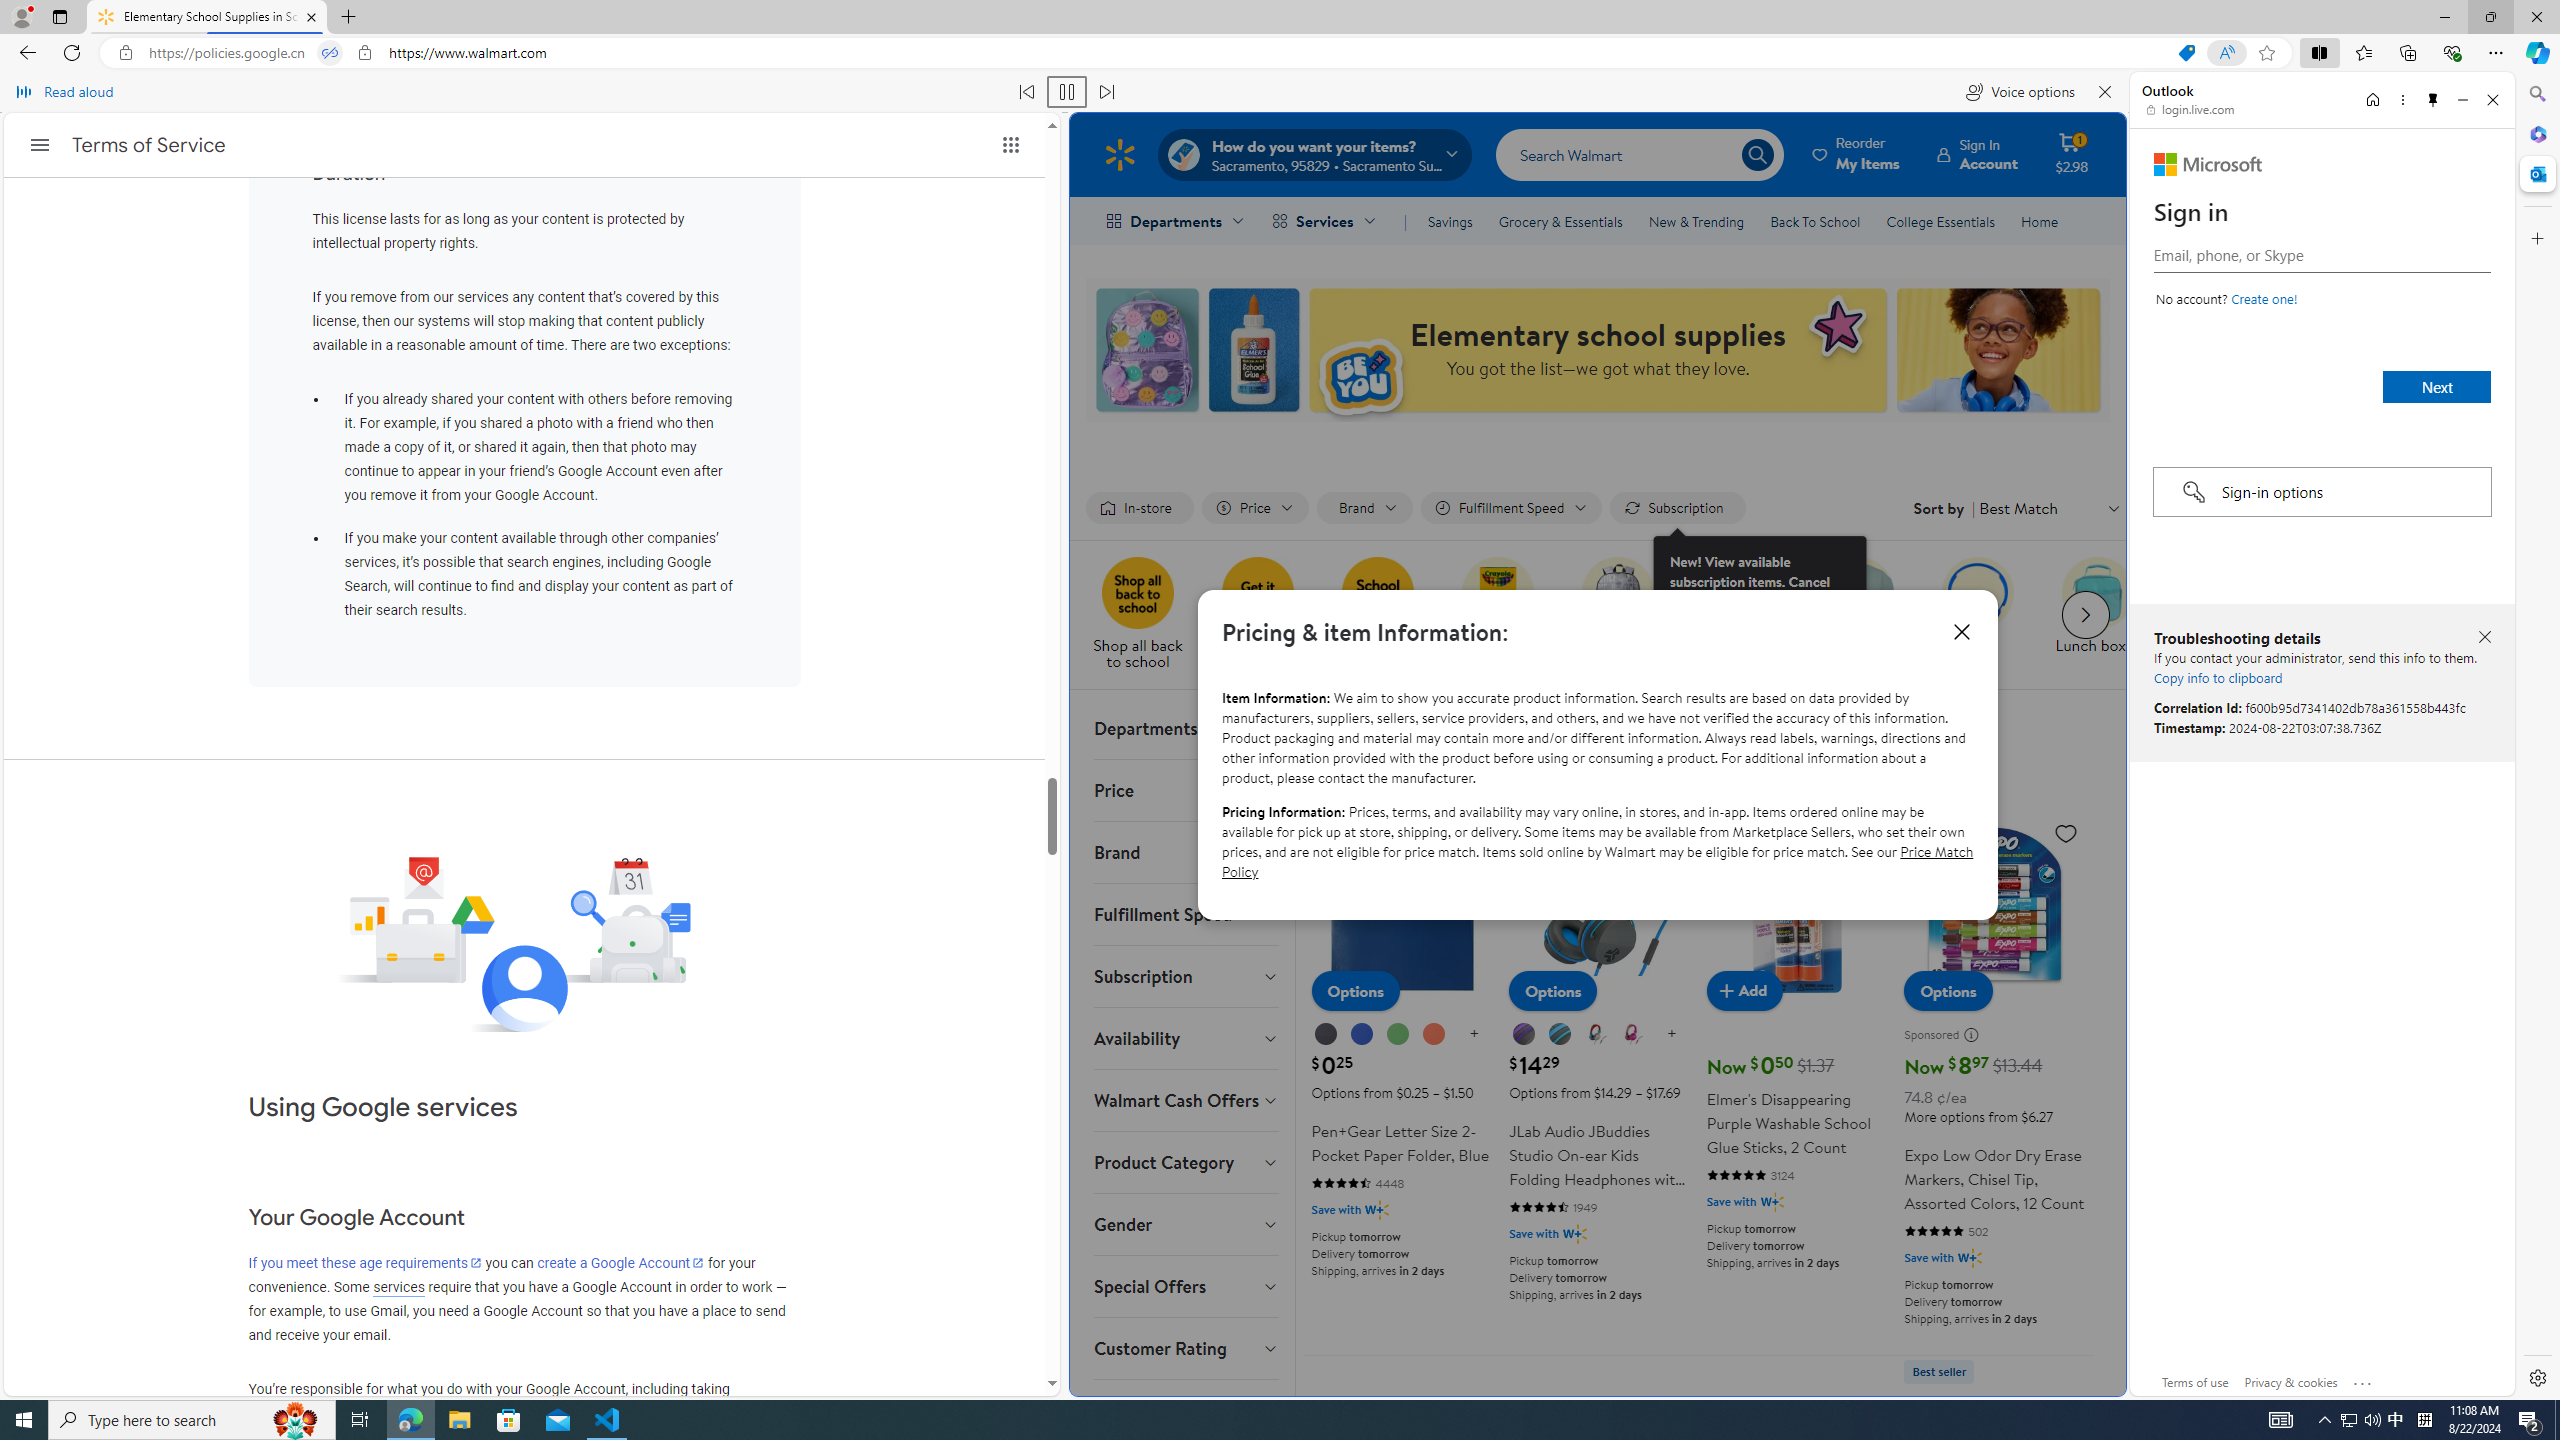  What do you see at coordinates (1597, 861) in the screenshot?
I see `'Price Match Policy'` at bounding box center [1597, 861].